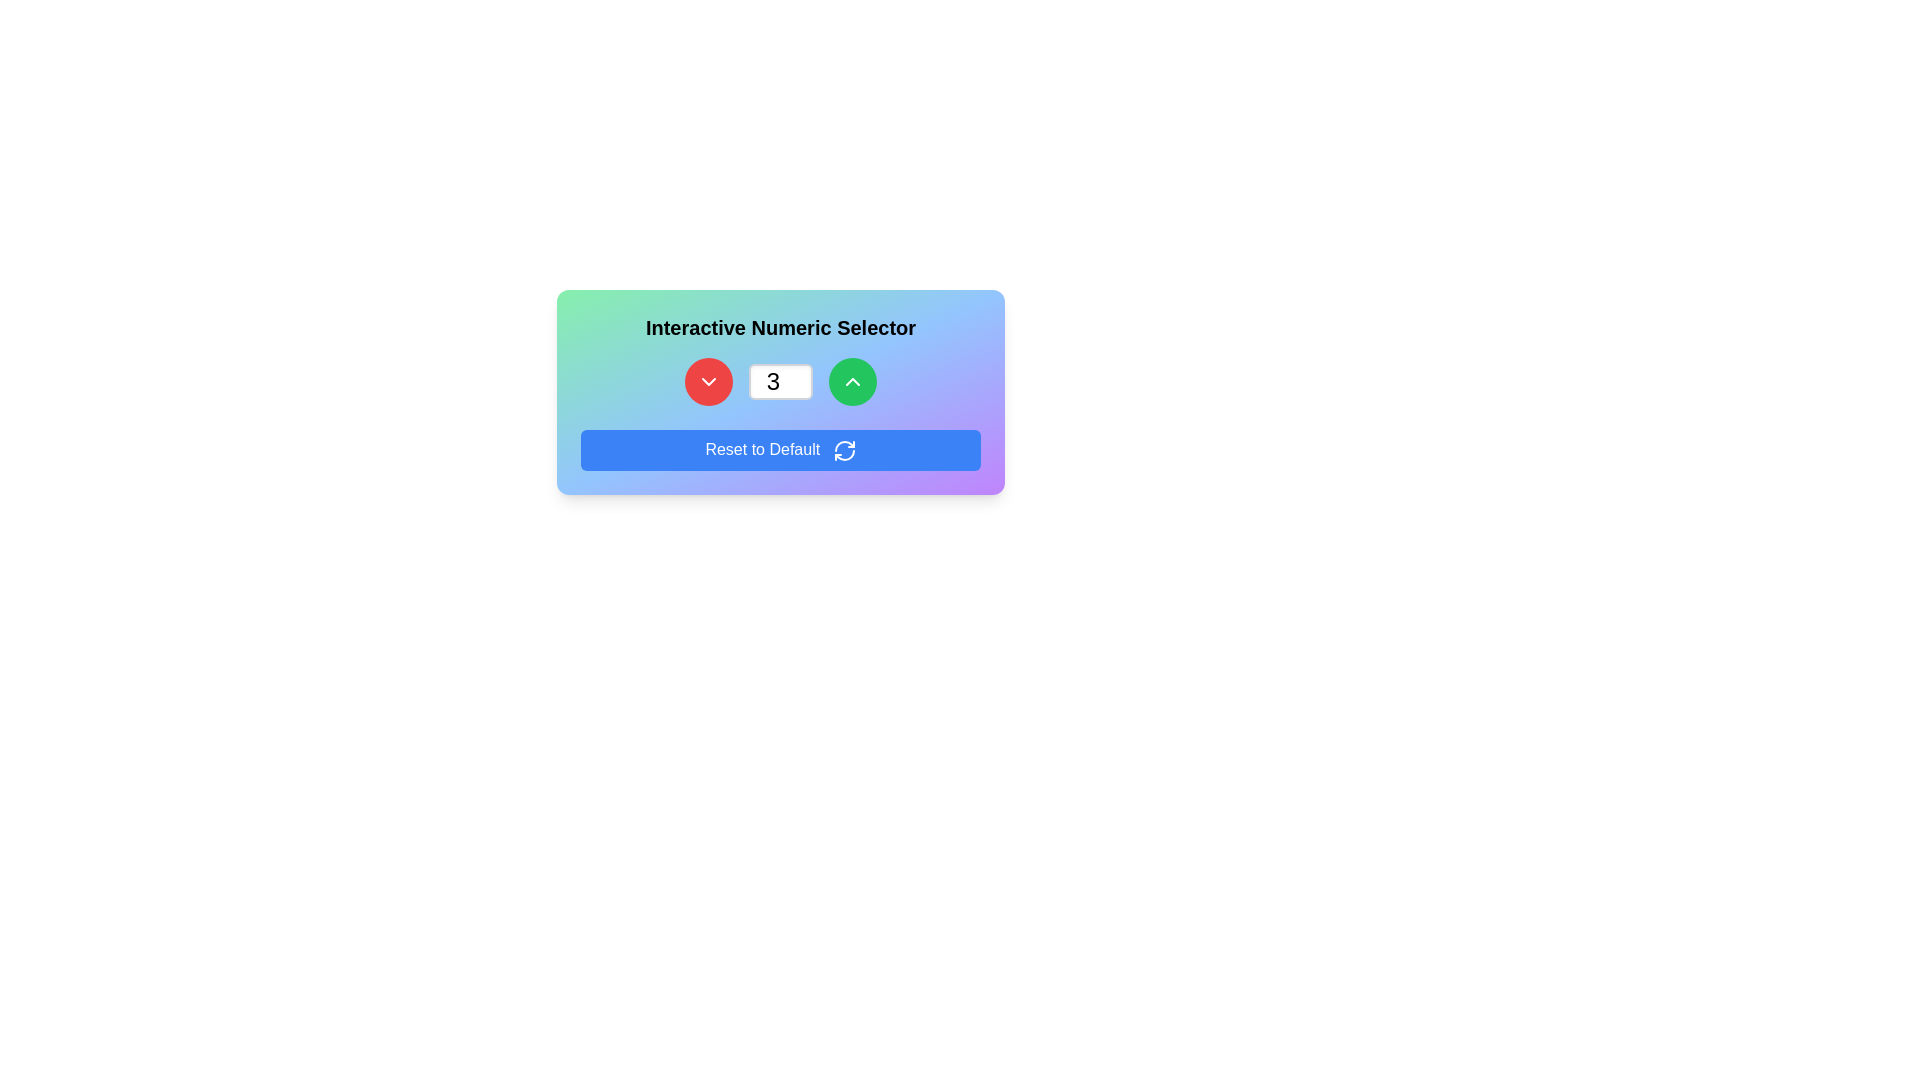 The width and height of the screenshot is (1920, 1080). What do you see at coordinates (844, 450) in the screenshot?
I see `the graphical icon located within the 'Reset to Default' button, which is positioned towards its right end and serves to reset or refresh data or settings` at bounding box center [844, 450].